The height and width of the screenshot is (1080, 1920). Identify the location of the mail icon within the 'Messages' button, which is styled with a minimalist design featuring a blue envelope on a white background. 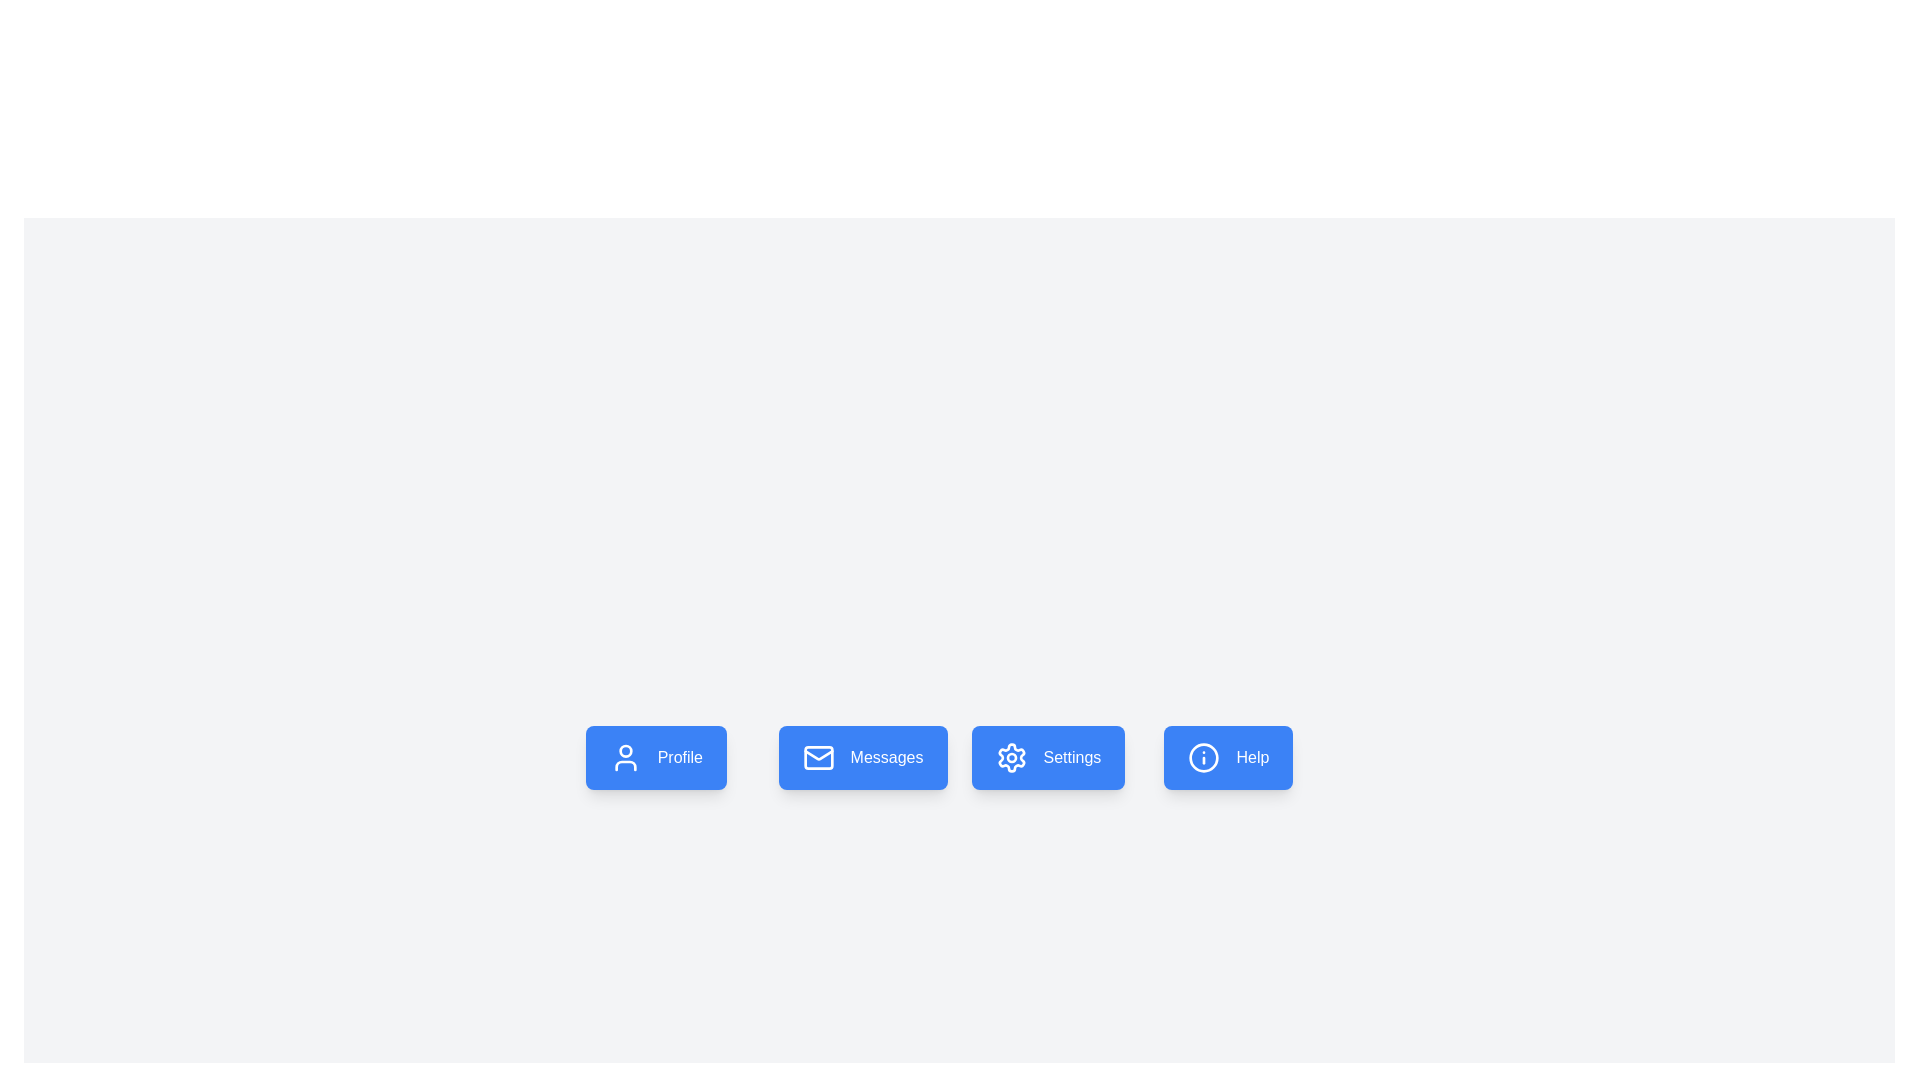
(818, 758).